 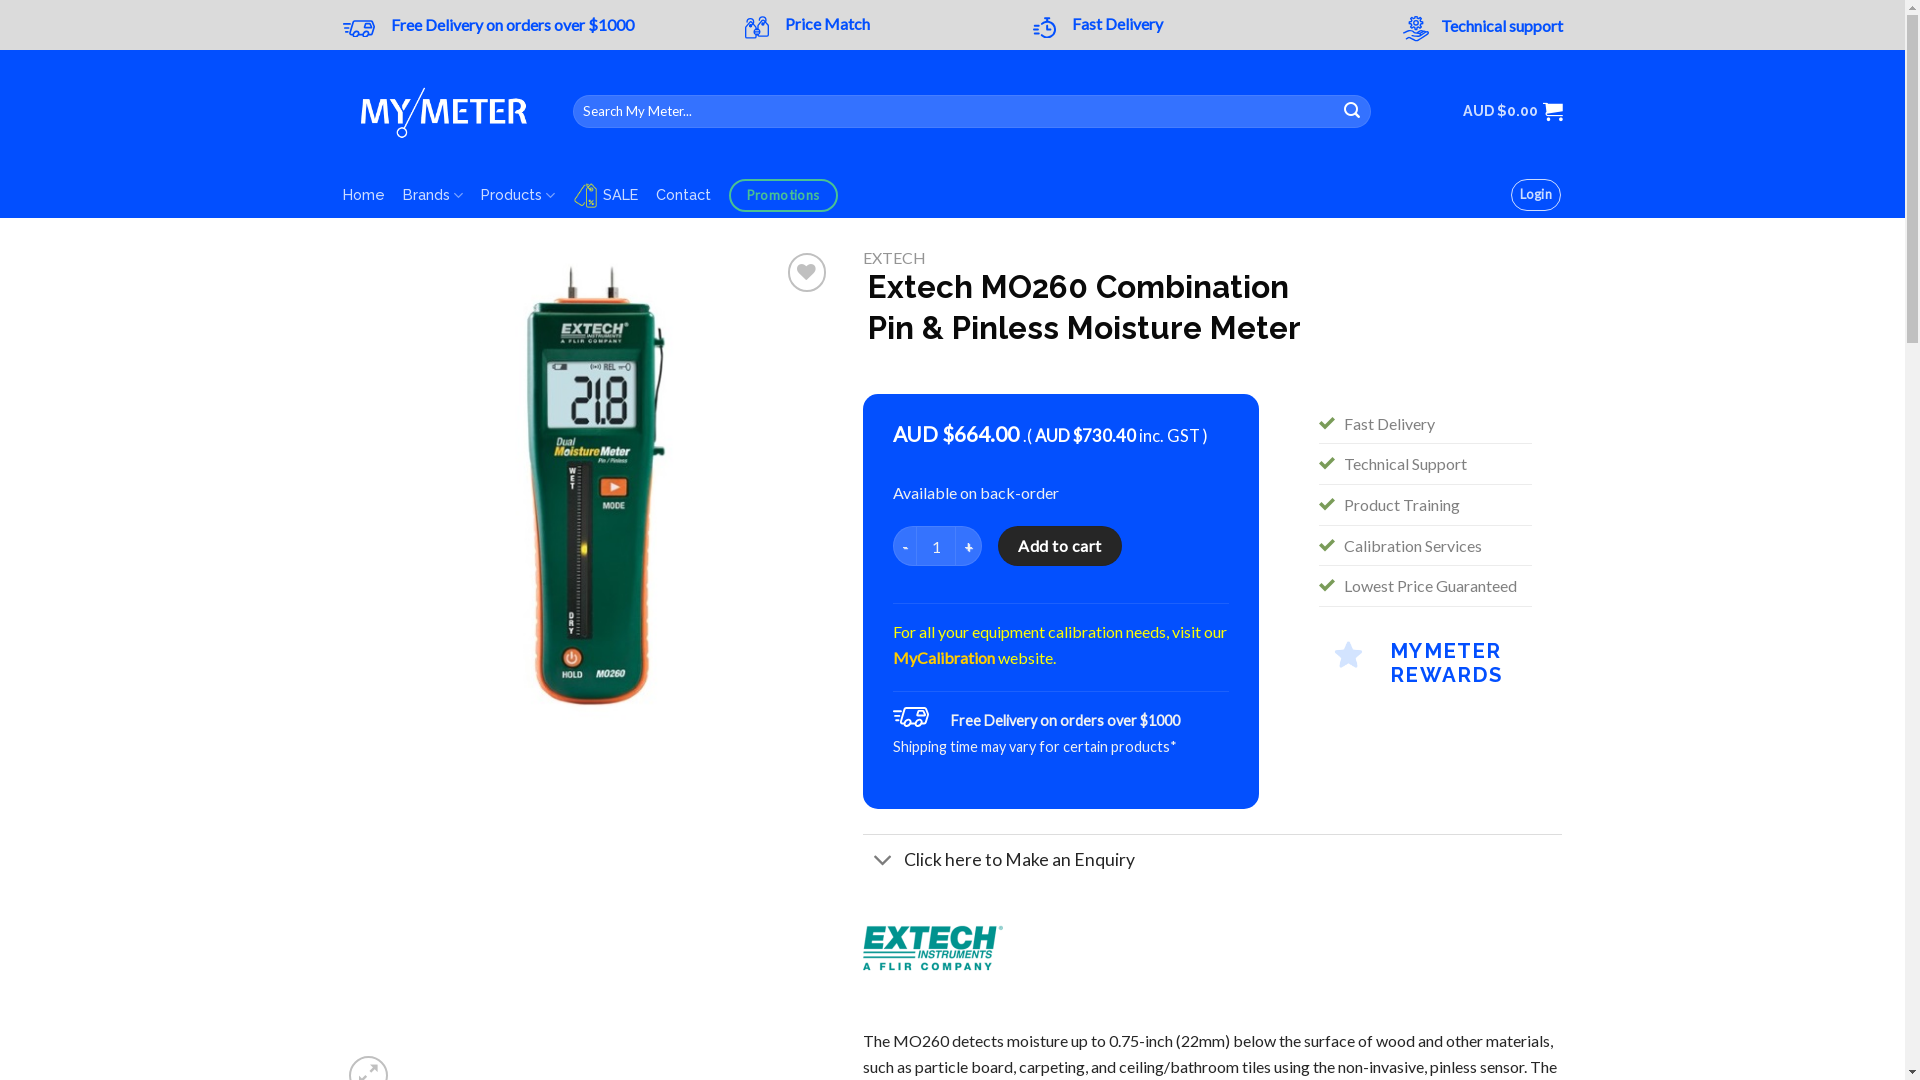 What do you see at coordinates (431, 195) in the screenshot?
I see `'Brands'` at bounding box center [431, 195].